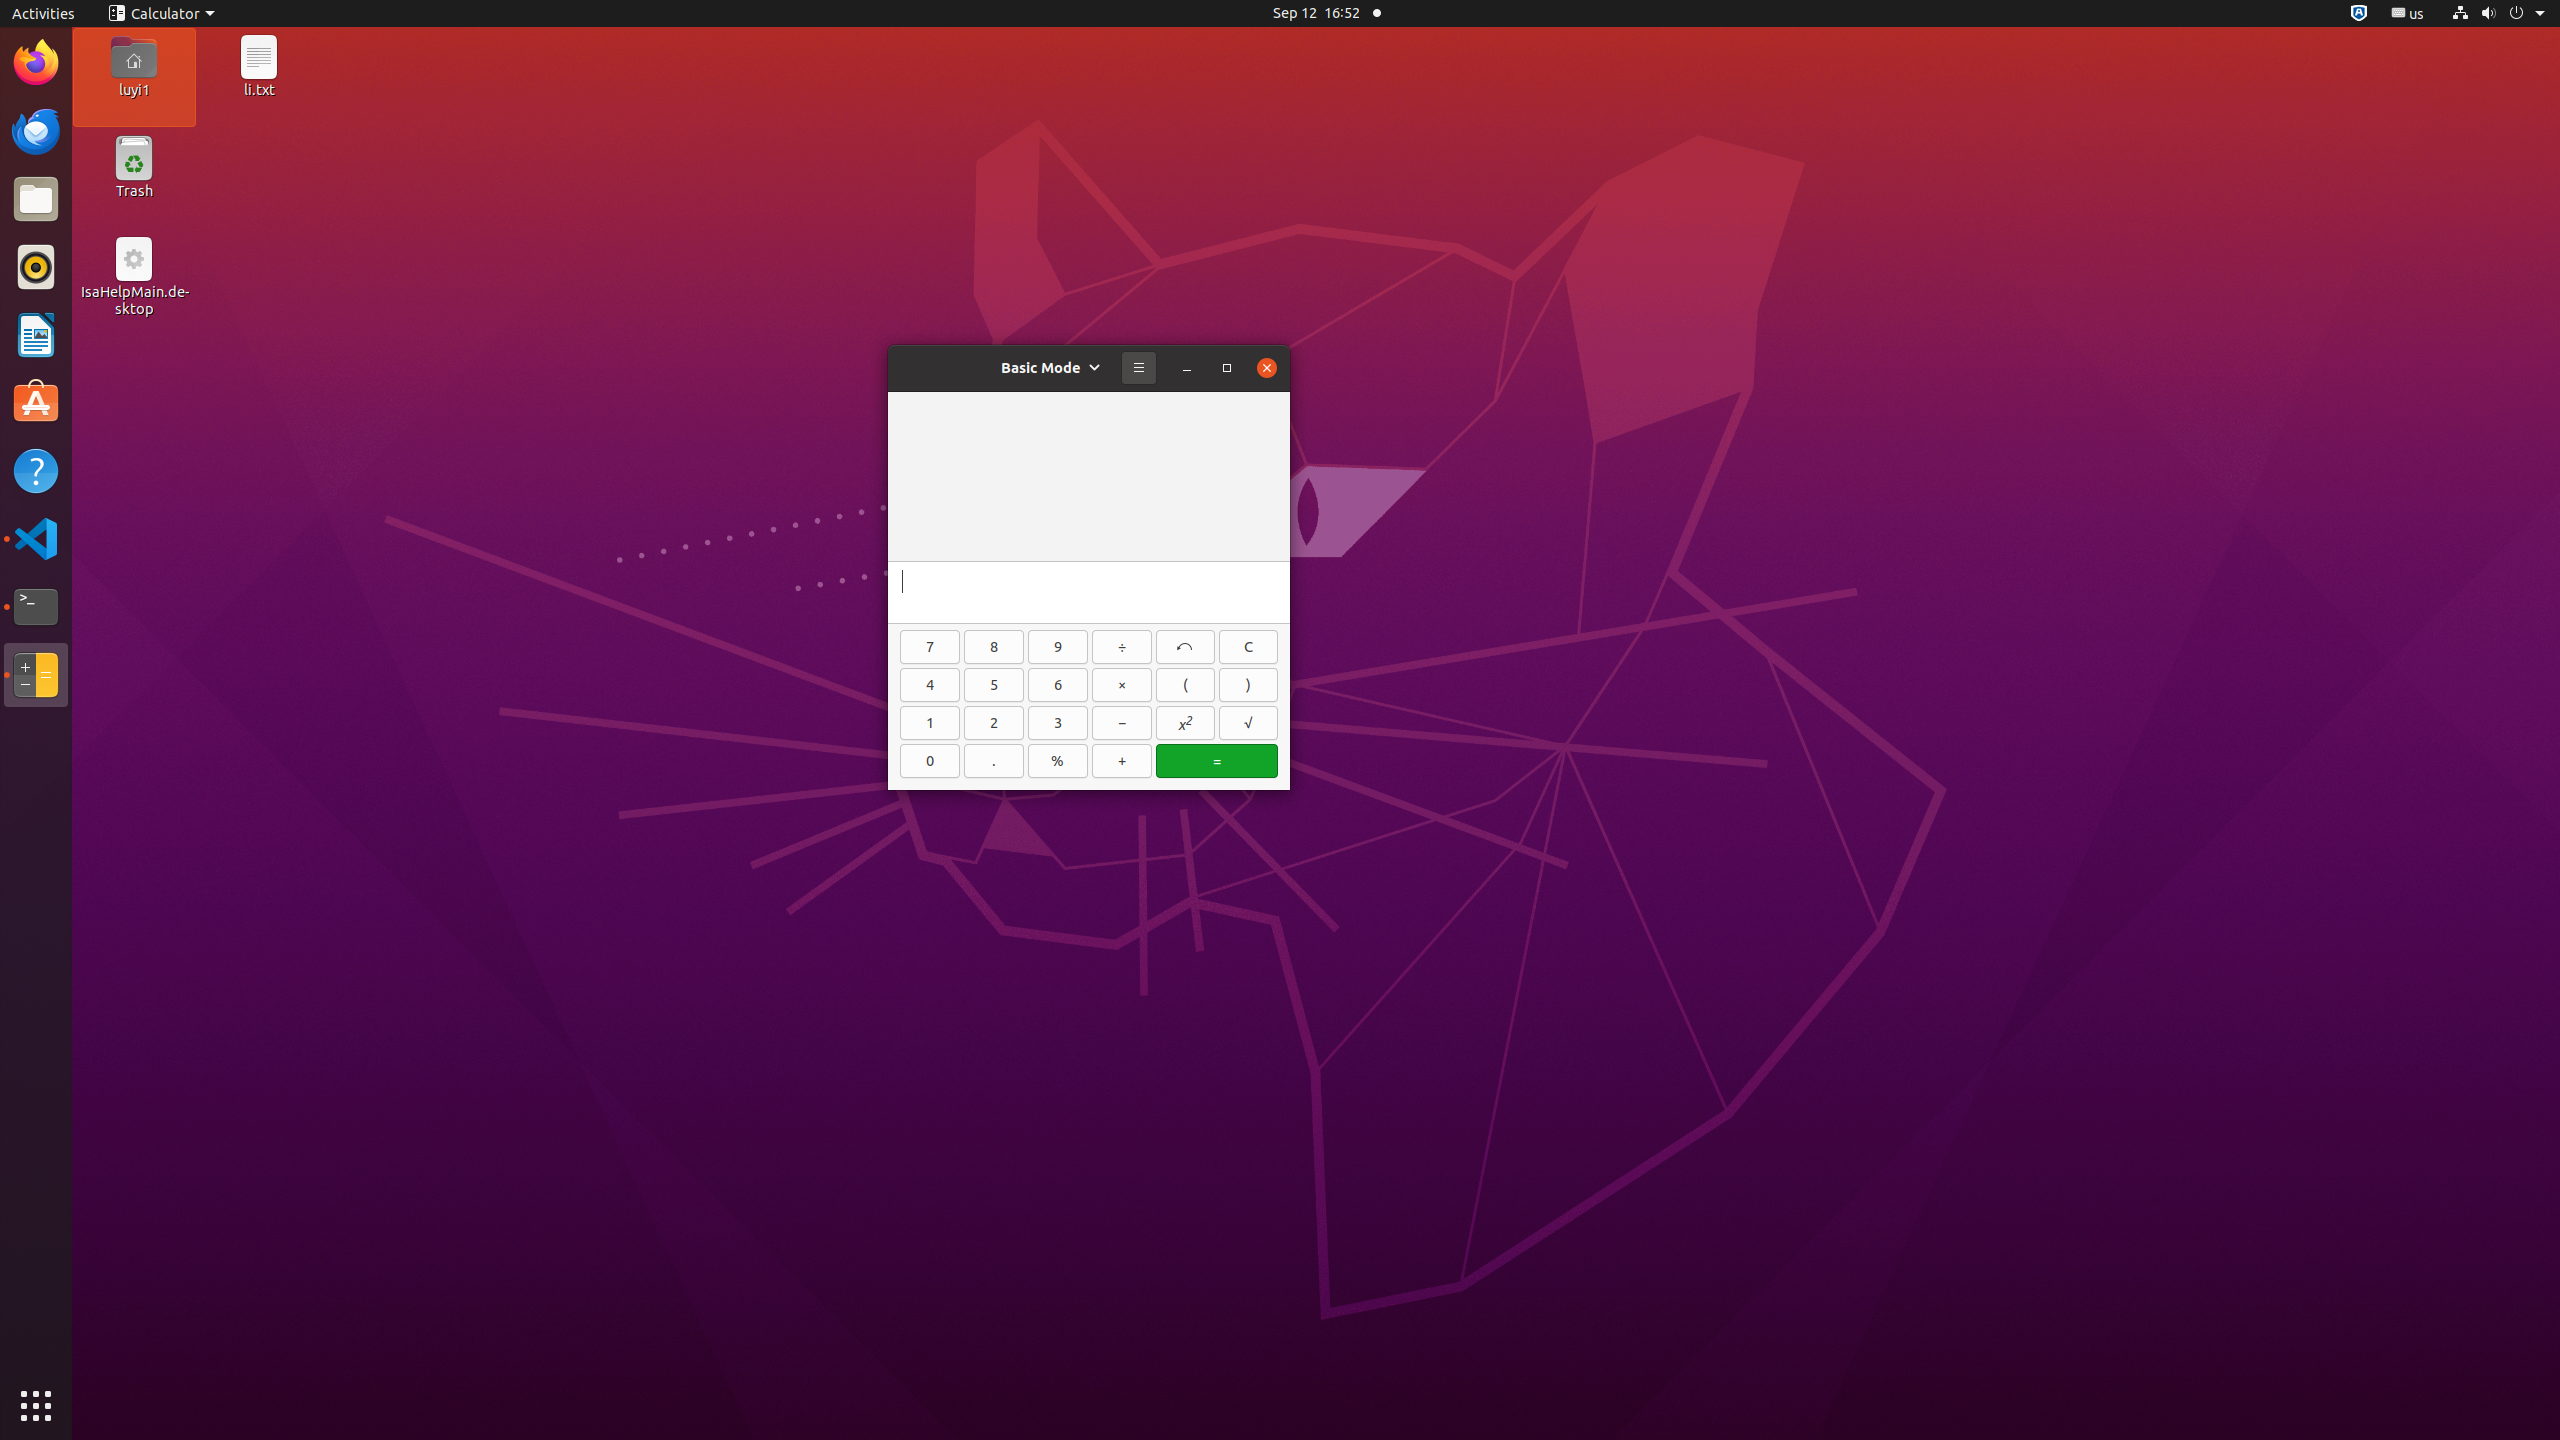  Describe the element at coordinates (160, 12) in the screenshot. I see `'Calculator'` at that location.